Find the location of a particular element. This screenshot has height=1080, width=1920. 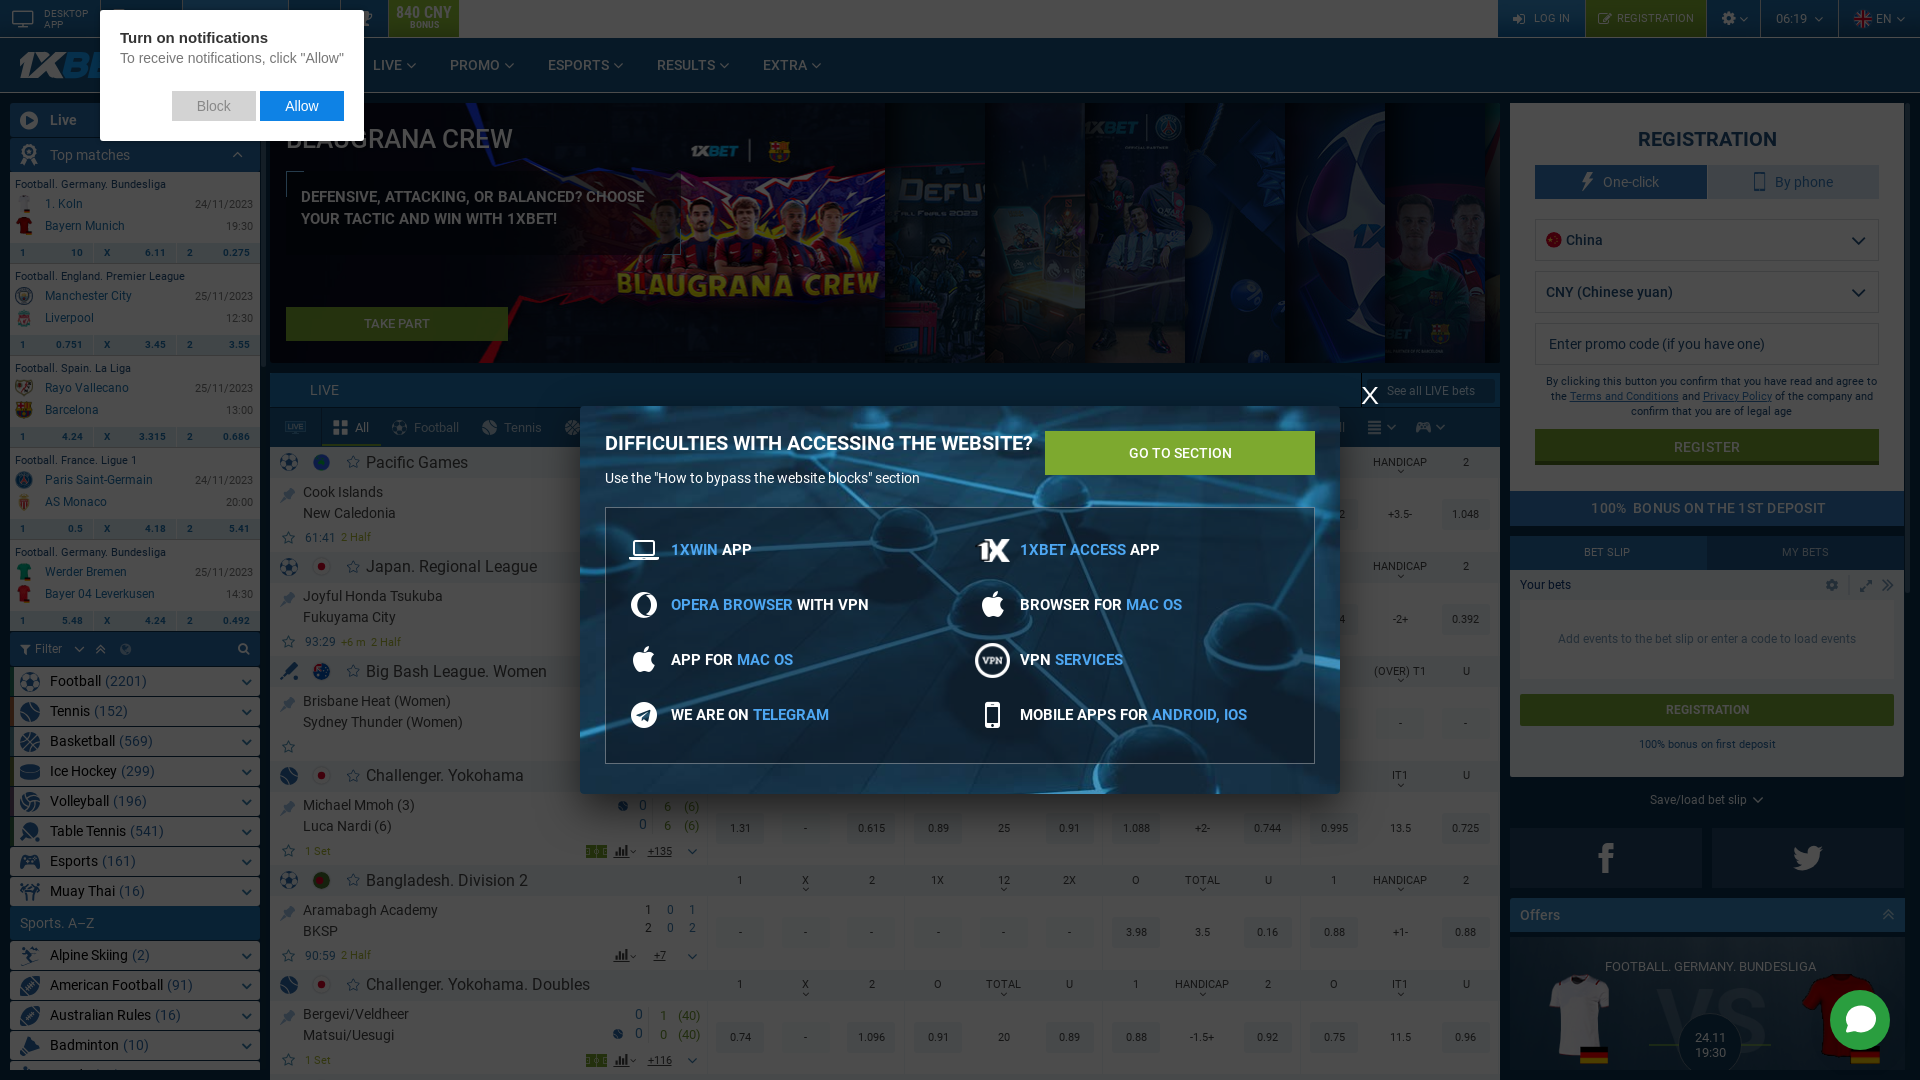

'1XWIN APP' is located at coordinates (671, 550).